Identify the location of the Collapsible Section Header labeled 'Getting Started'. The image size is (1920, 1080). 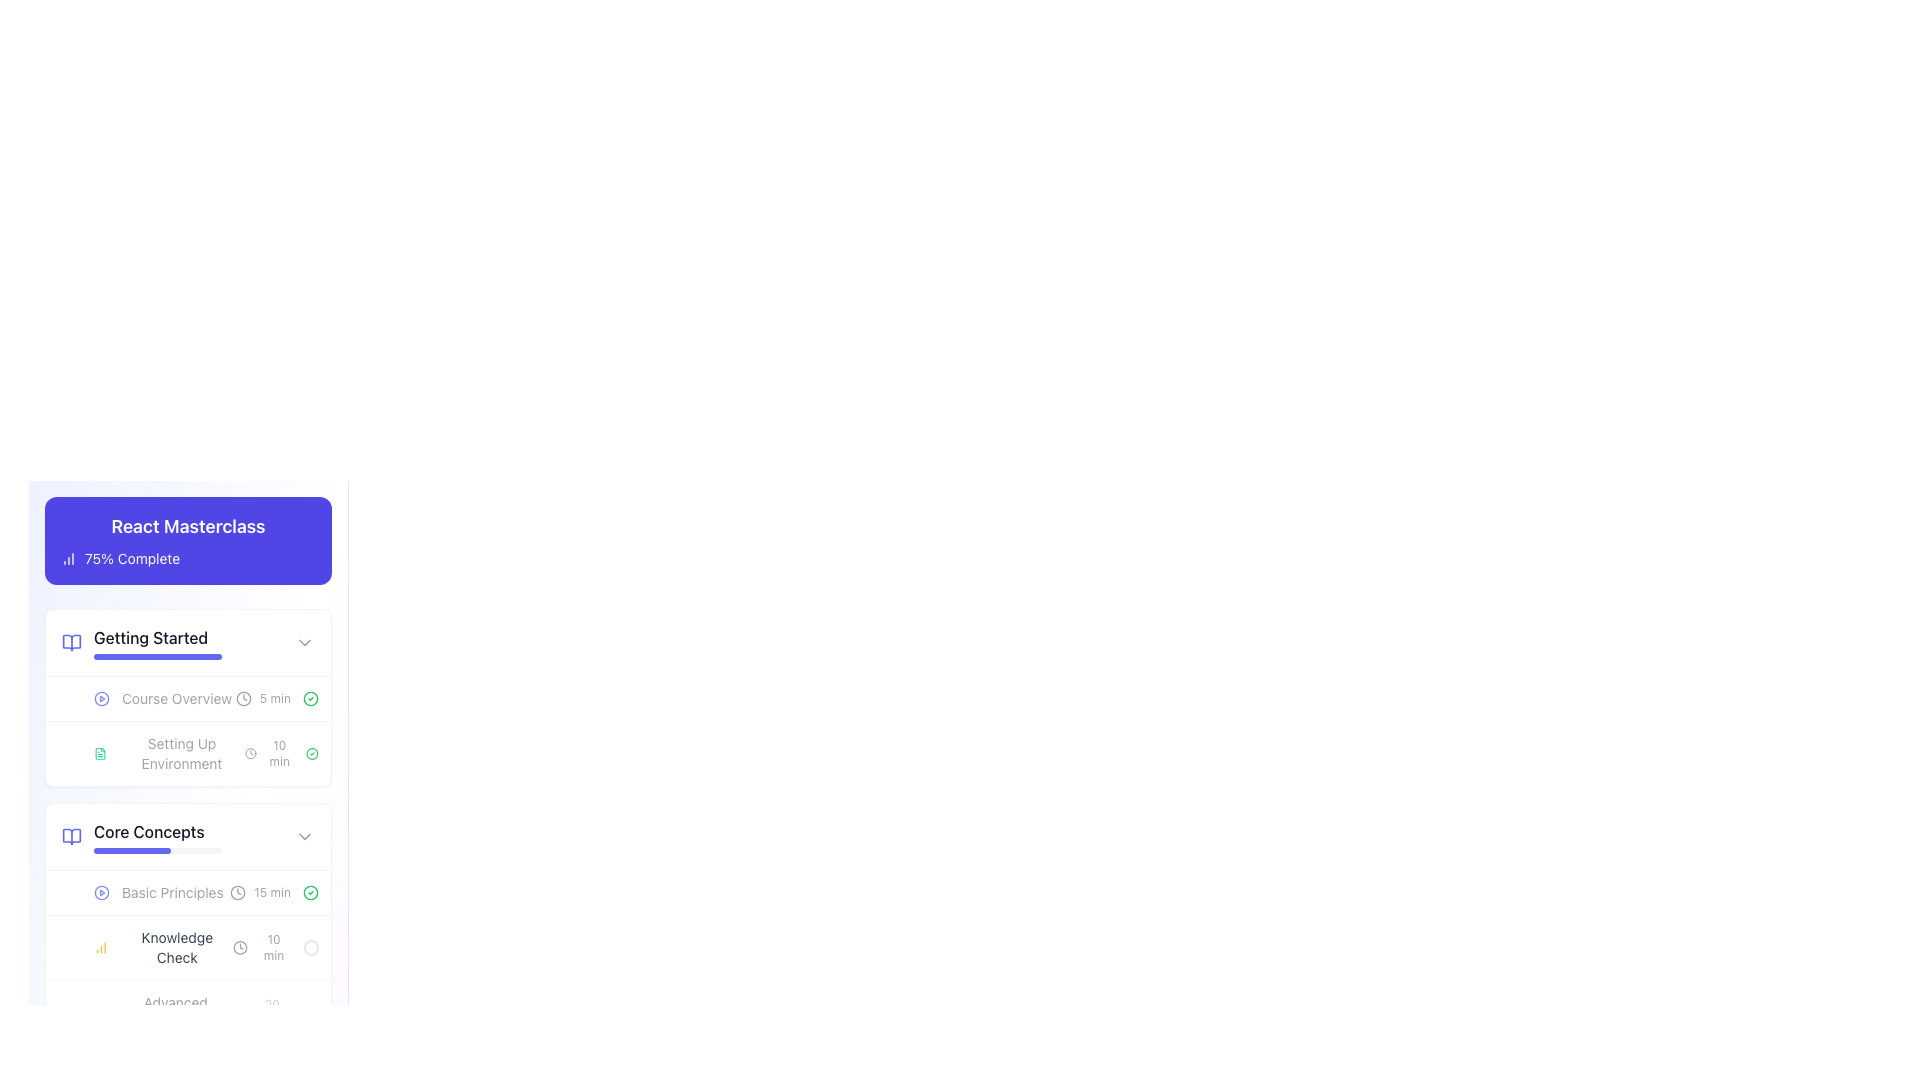
(188, 643).